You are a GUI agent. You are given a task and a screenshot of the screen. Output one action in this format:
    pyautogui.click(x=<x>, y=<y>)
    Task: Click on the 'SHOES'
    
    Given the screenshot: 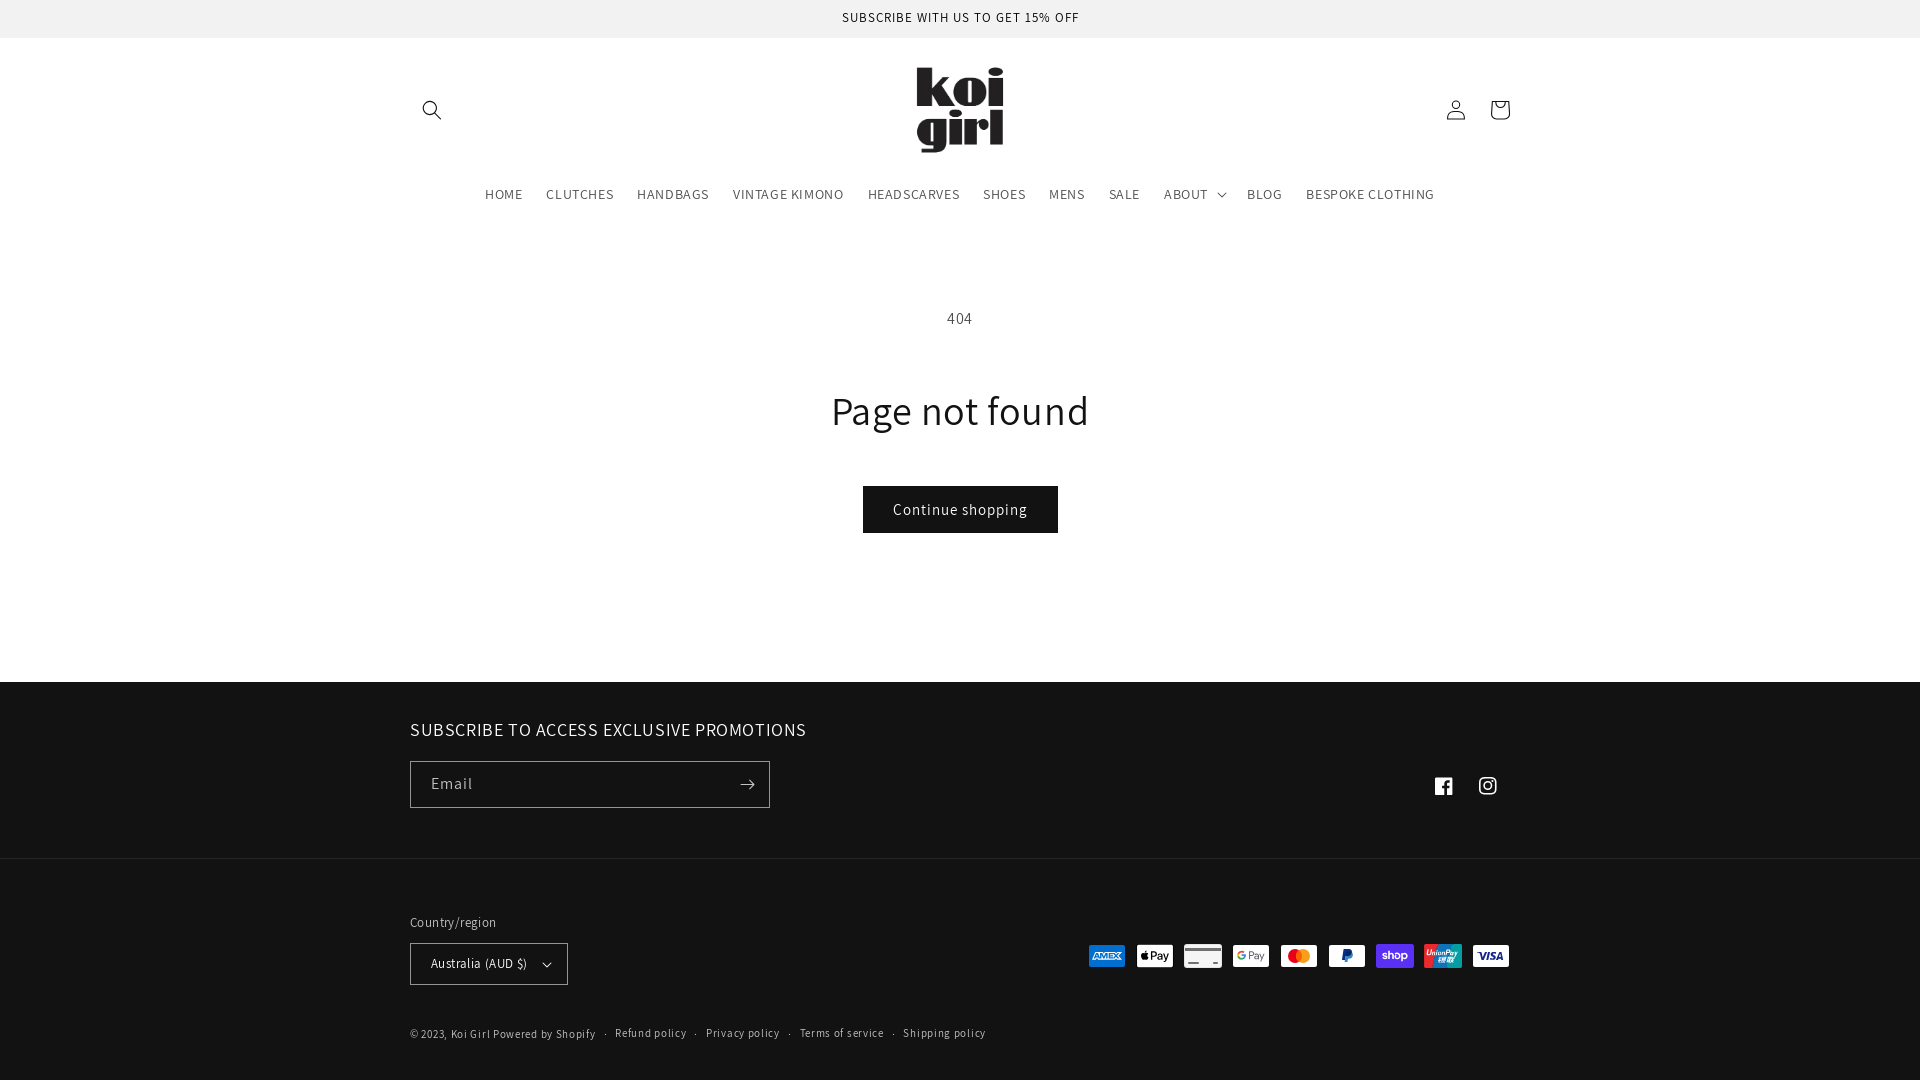 What is the action you would take?
    pyautogui.click(x=970, y=193)
    